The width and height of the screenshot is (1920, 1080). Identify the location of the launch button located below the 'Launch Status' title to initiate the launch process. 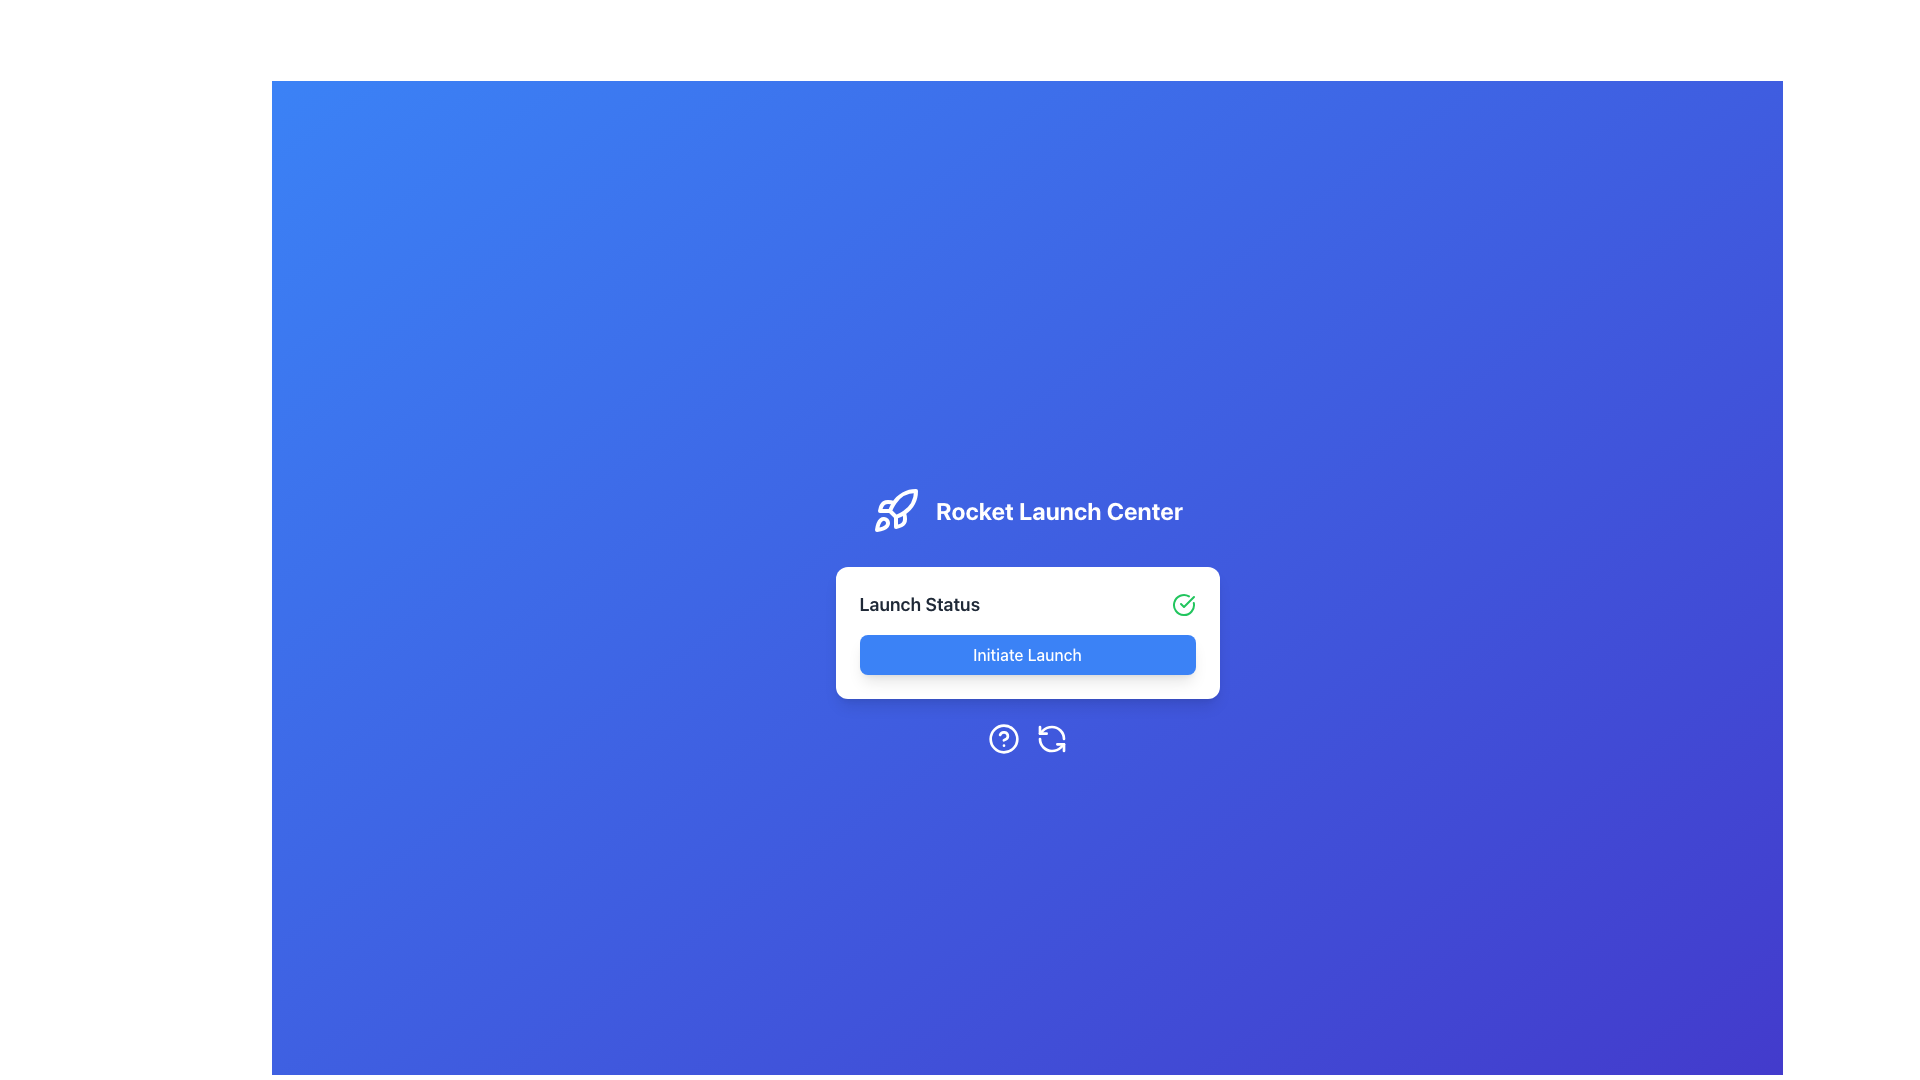
(1027, 655).